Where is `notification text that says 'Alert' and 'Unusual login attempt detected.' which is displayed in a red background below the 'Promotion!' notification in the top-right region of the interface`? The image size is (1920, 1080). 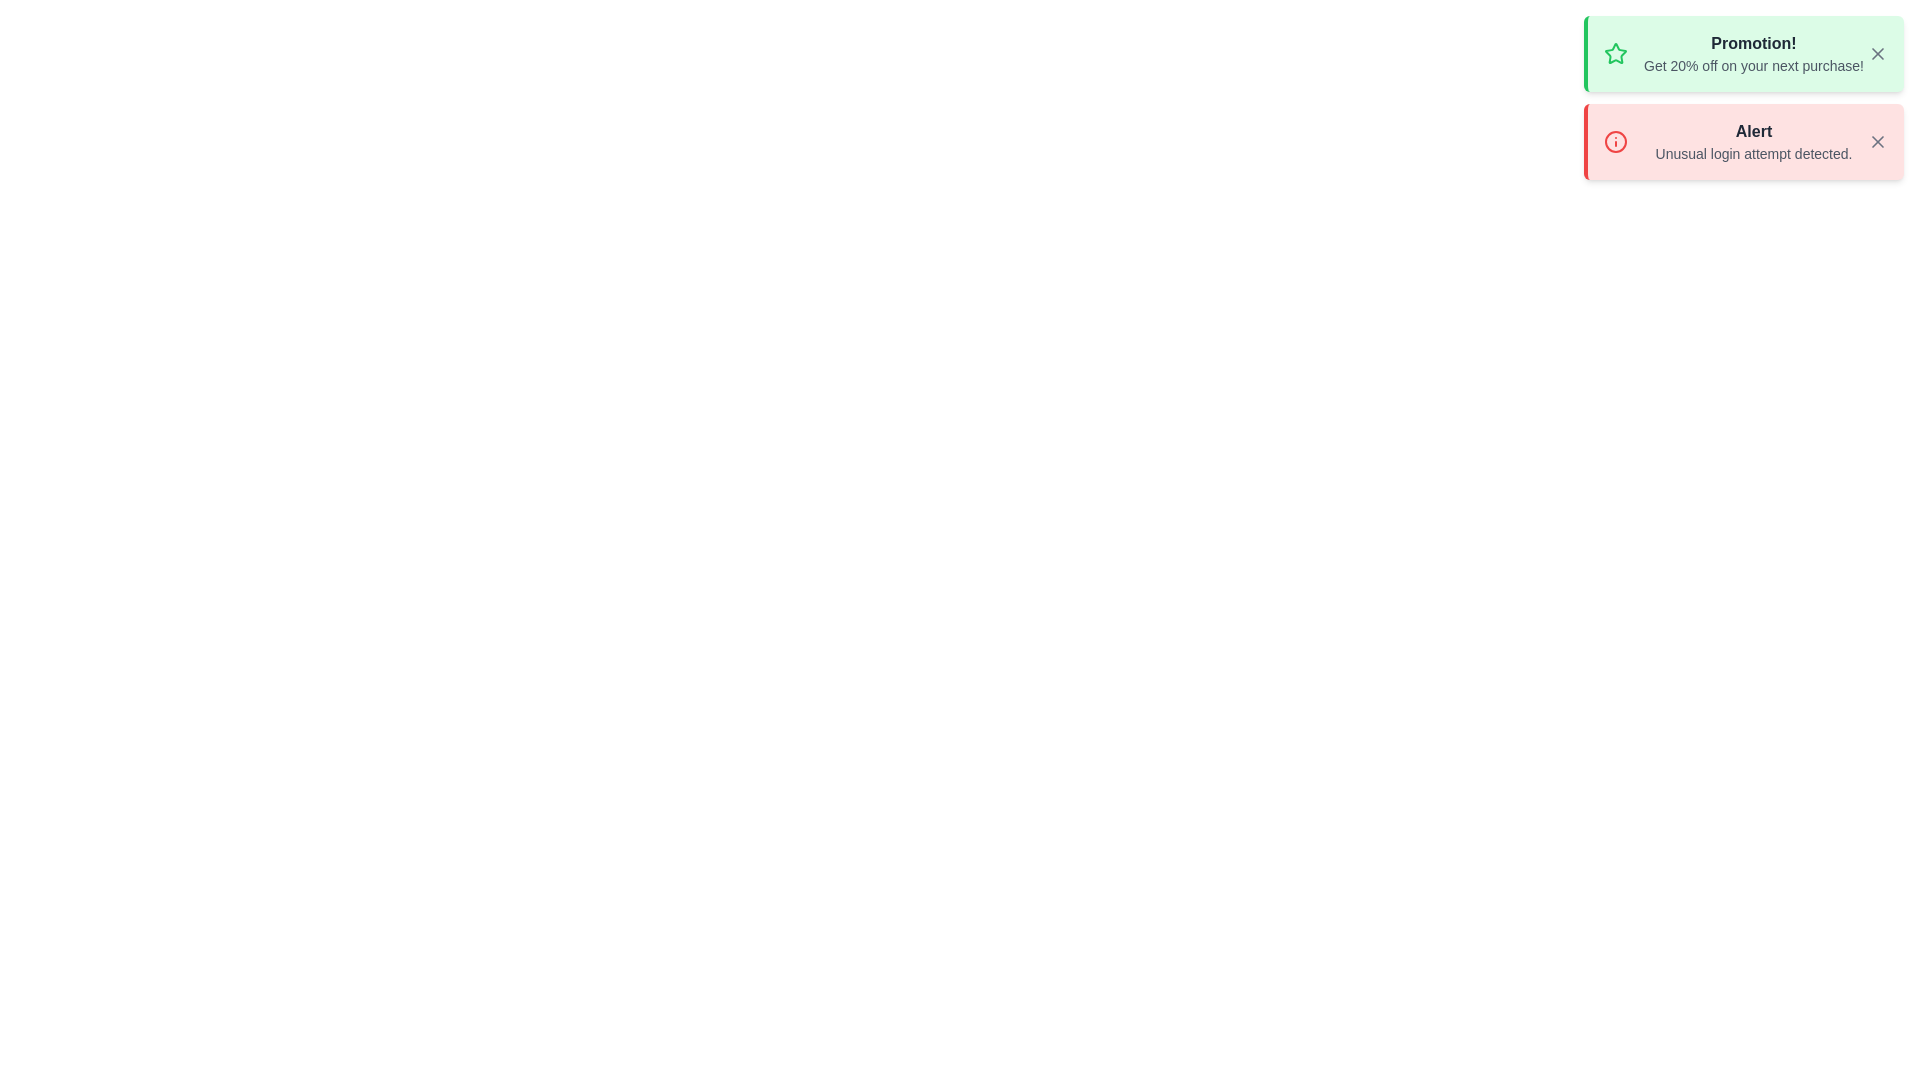 notification text that says 'Alert' and 'Unusual login attempt detected.' which is displayed in a red background below the 'Promotion!' notification in the top-right region of the interface is located at coordinates (1752, 141).